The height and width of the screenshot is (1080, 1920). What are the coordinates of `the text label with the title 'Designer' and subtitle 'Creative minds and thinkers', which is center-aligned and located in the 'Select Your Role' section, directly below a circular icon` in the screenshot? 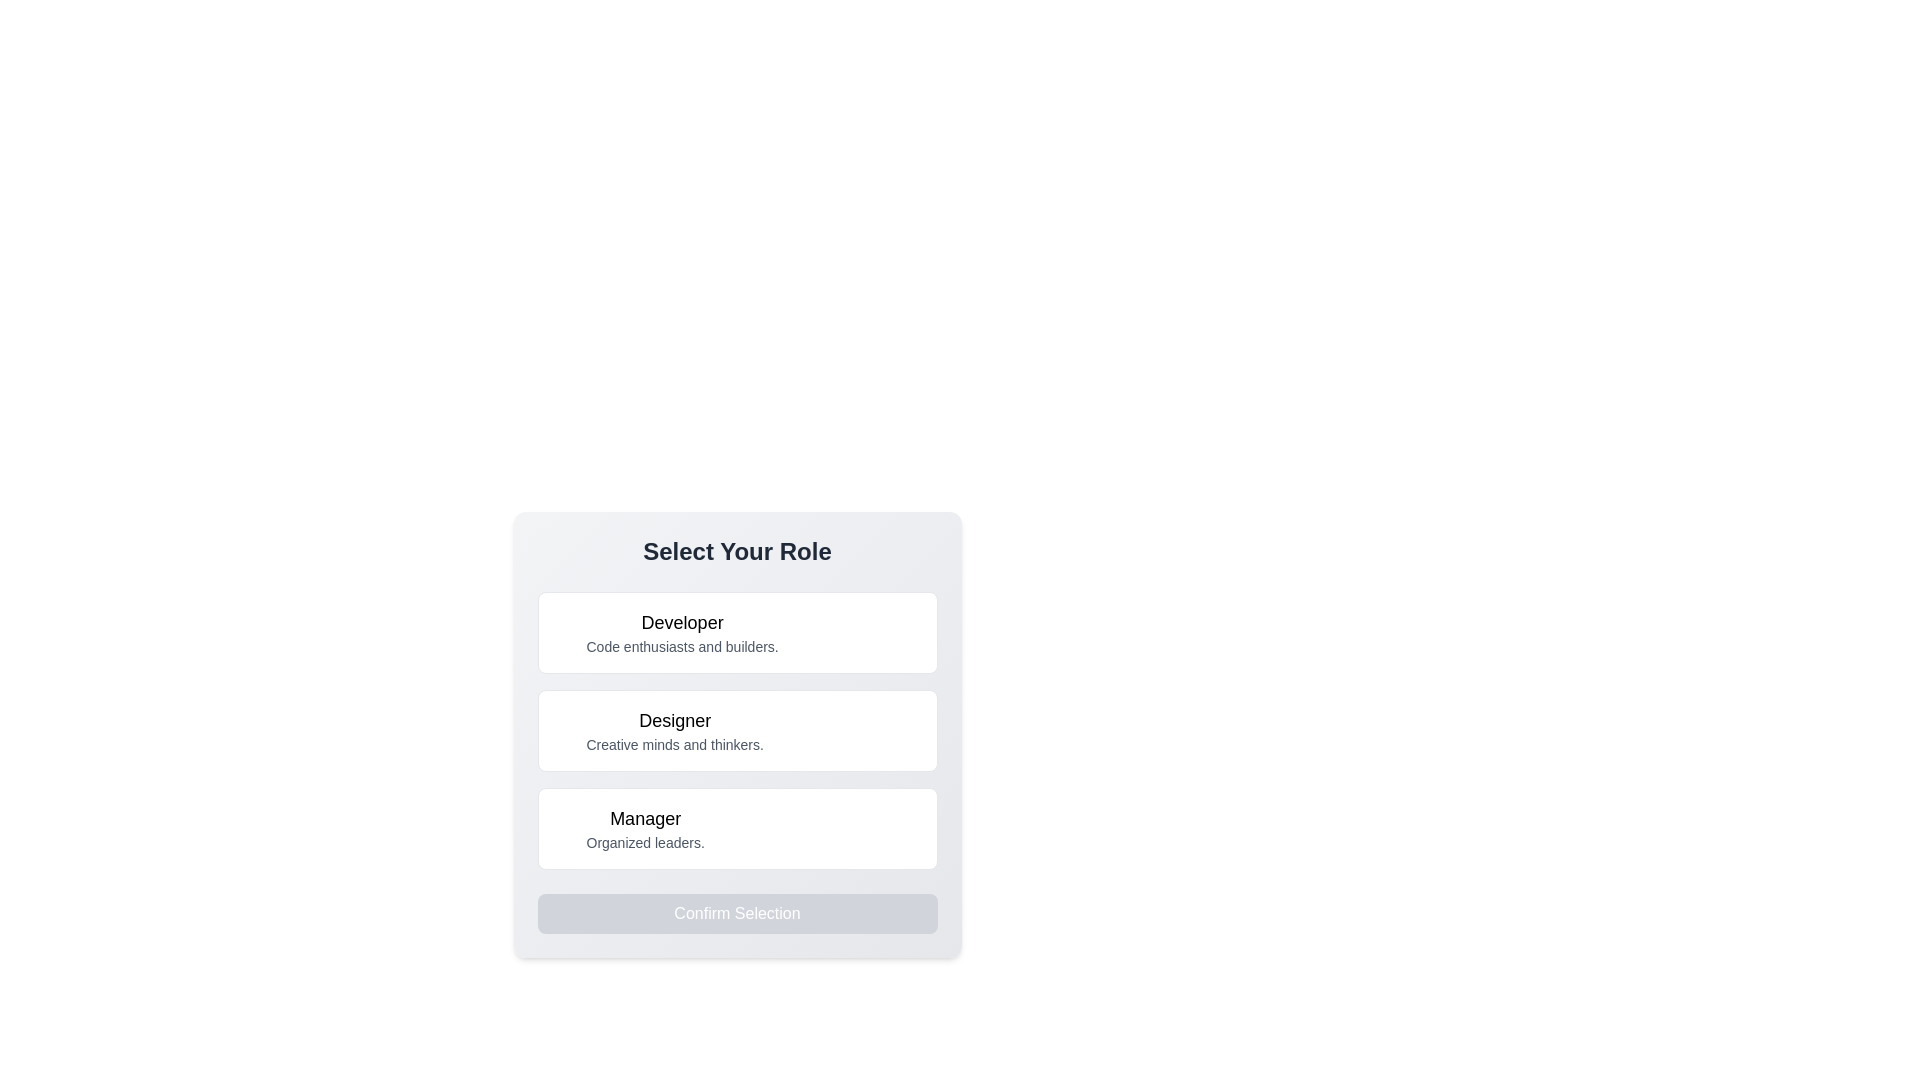 It's located at (675, 731).